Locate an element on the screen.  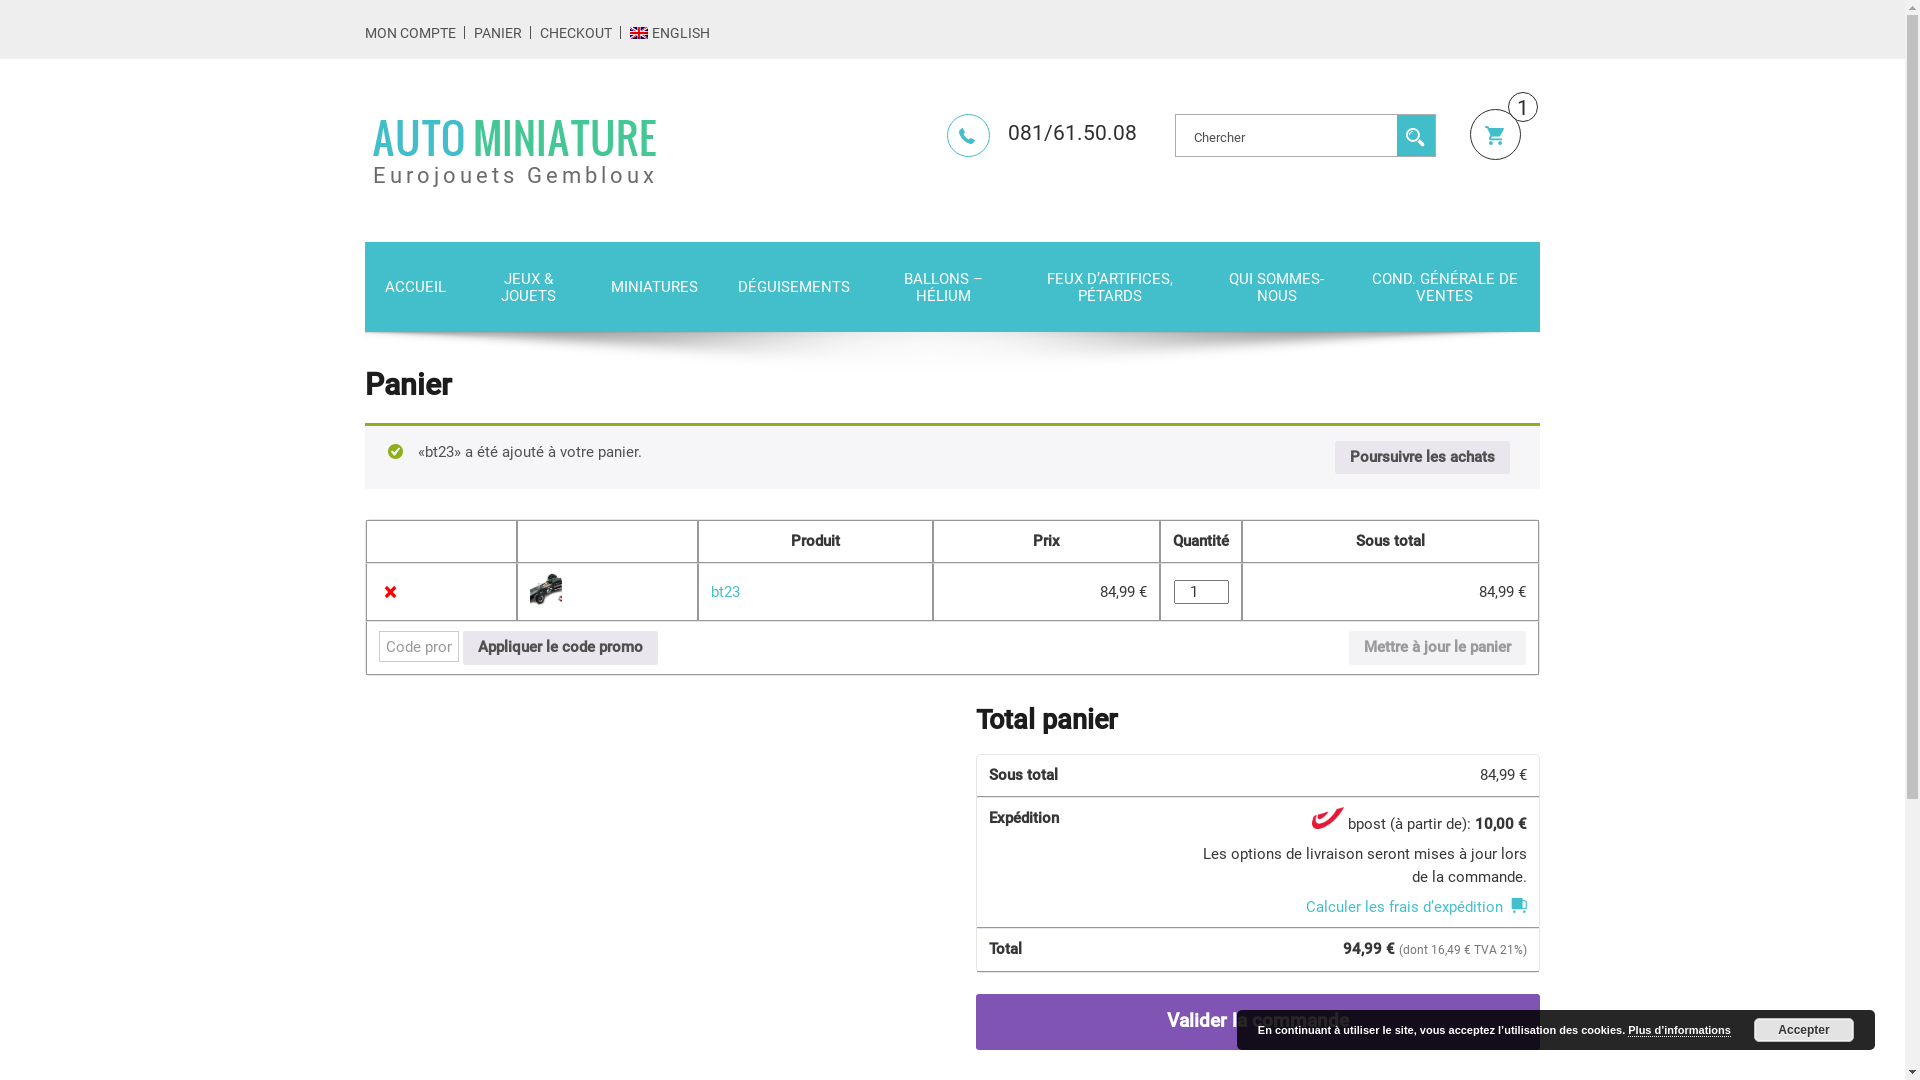
'JEUX & JOUETS' is located at coordinates (528, 286).